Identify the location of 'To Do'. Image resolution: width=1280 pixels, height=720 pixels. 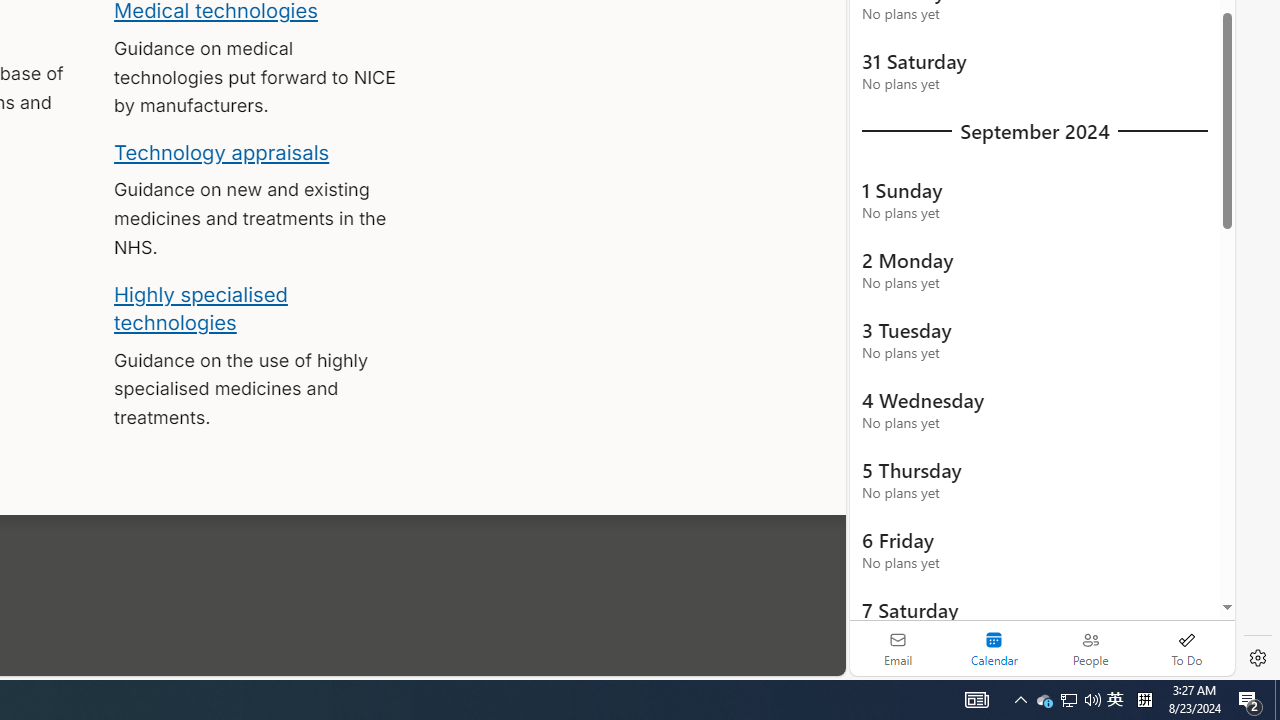
(1186, 648).